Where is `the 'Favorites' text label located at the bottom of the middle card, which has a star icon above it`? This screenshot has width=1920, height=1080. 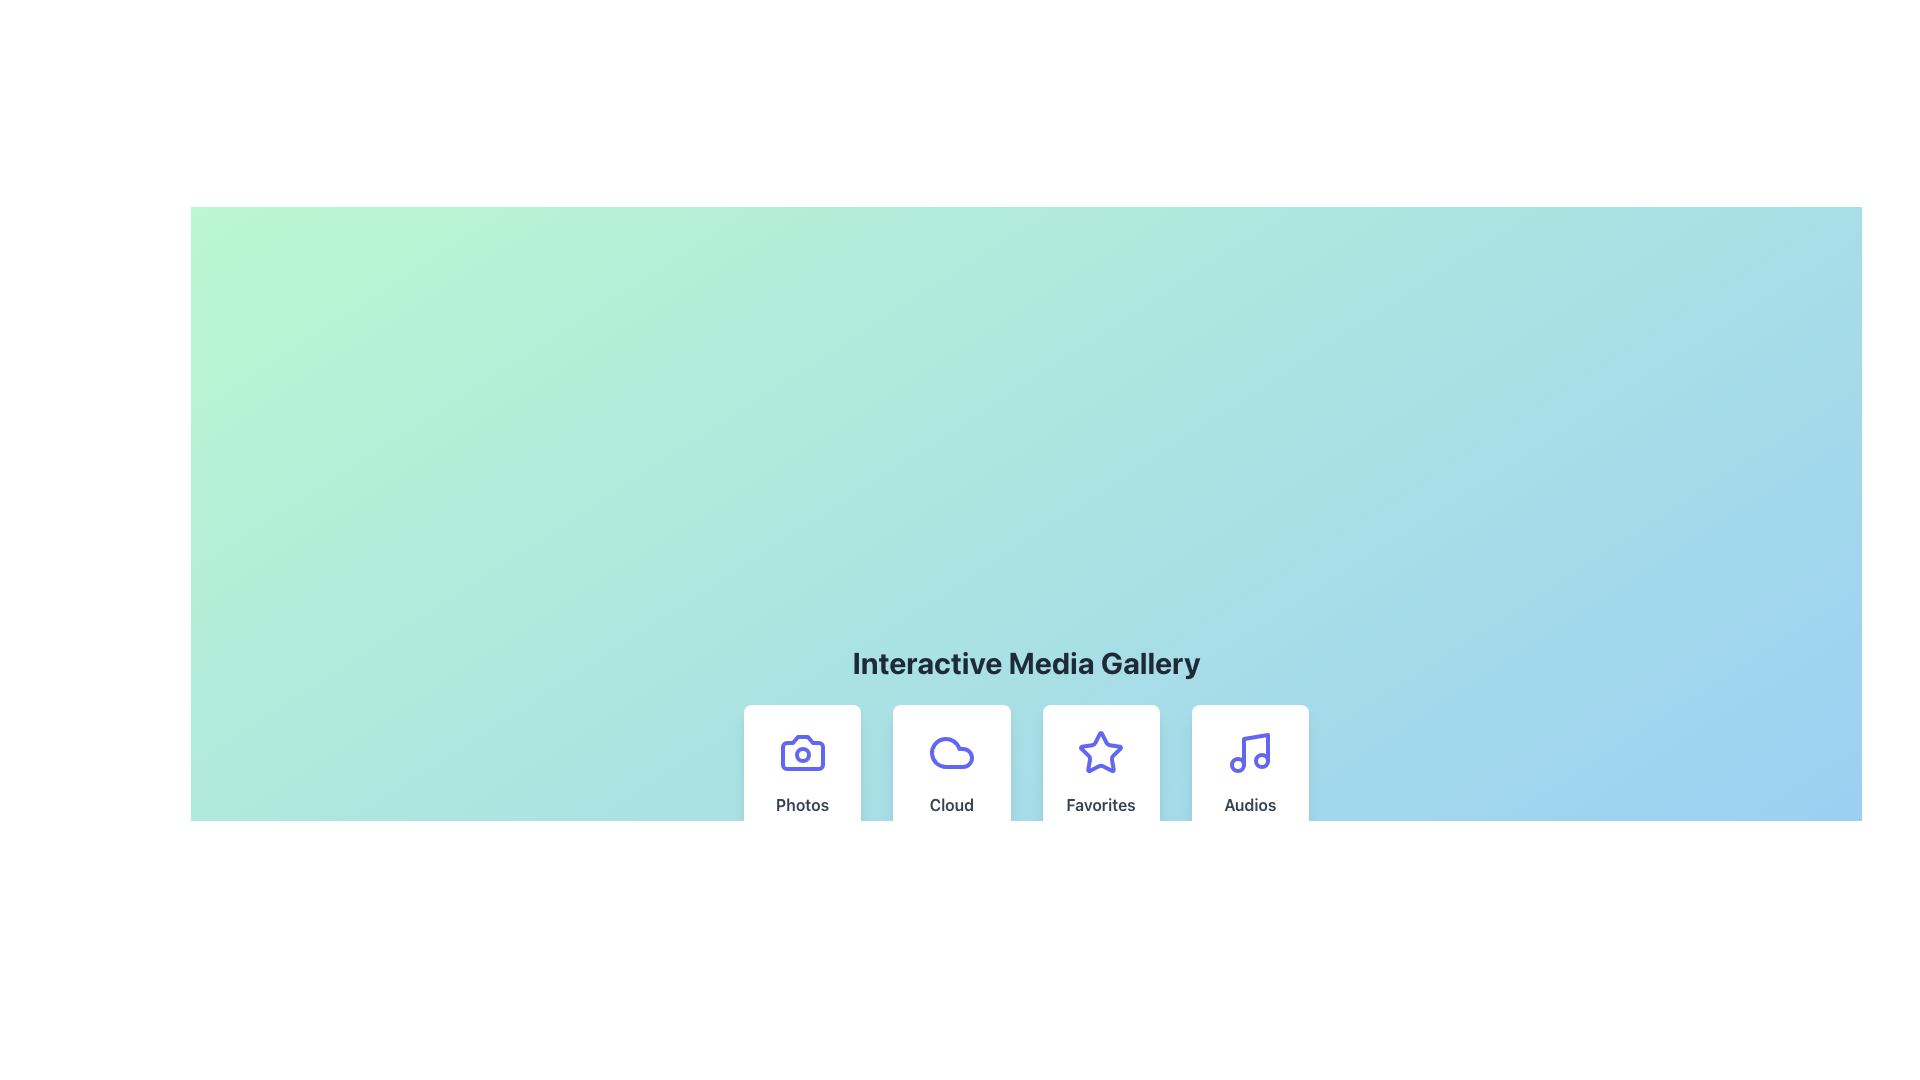
the 'Favorites' text label located at the bottom of the middle card, which has a star icon above it is located at coordinates (1100, 804).